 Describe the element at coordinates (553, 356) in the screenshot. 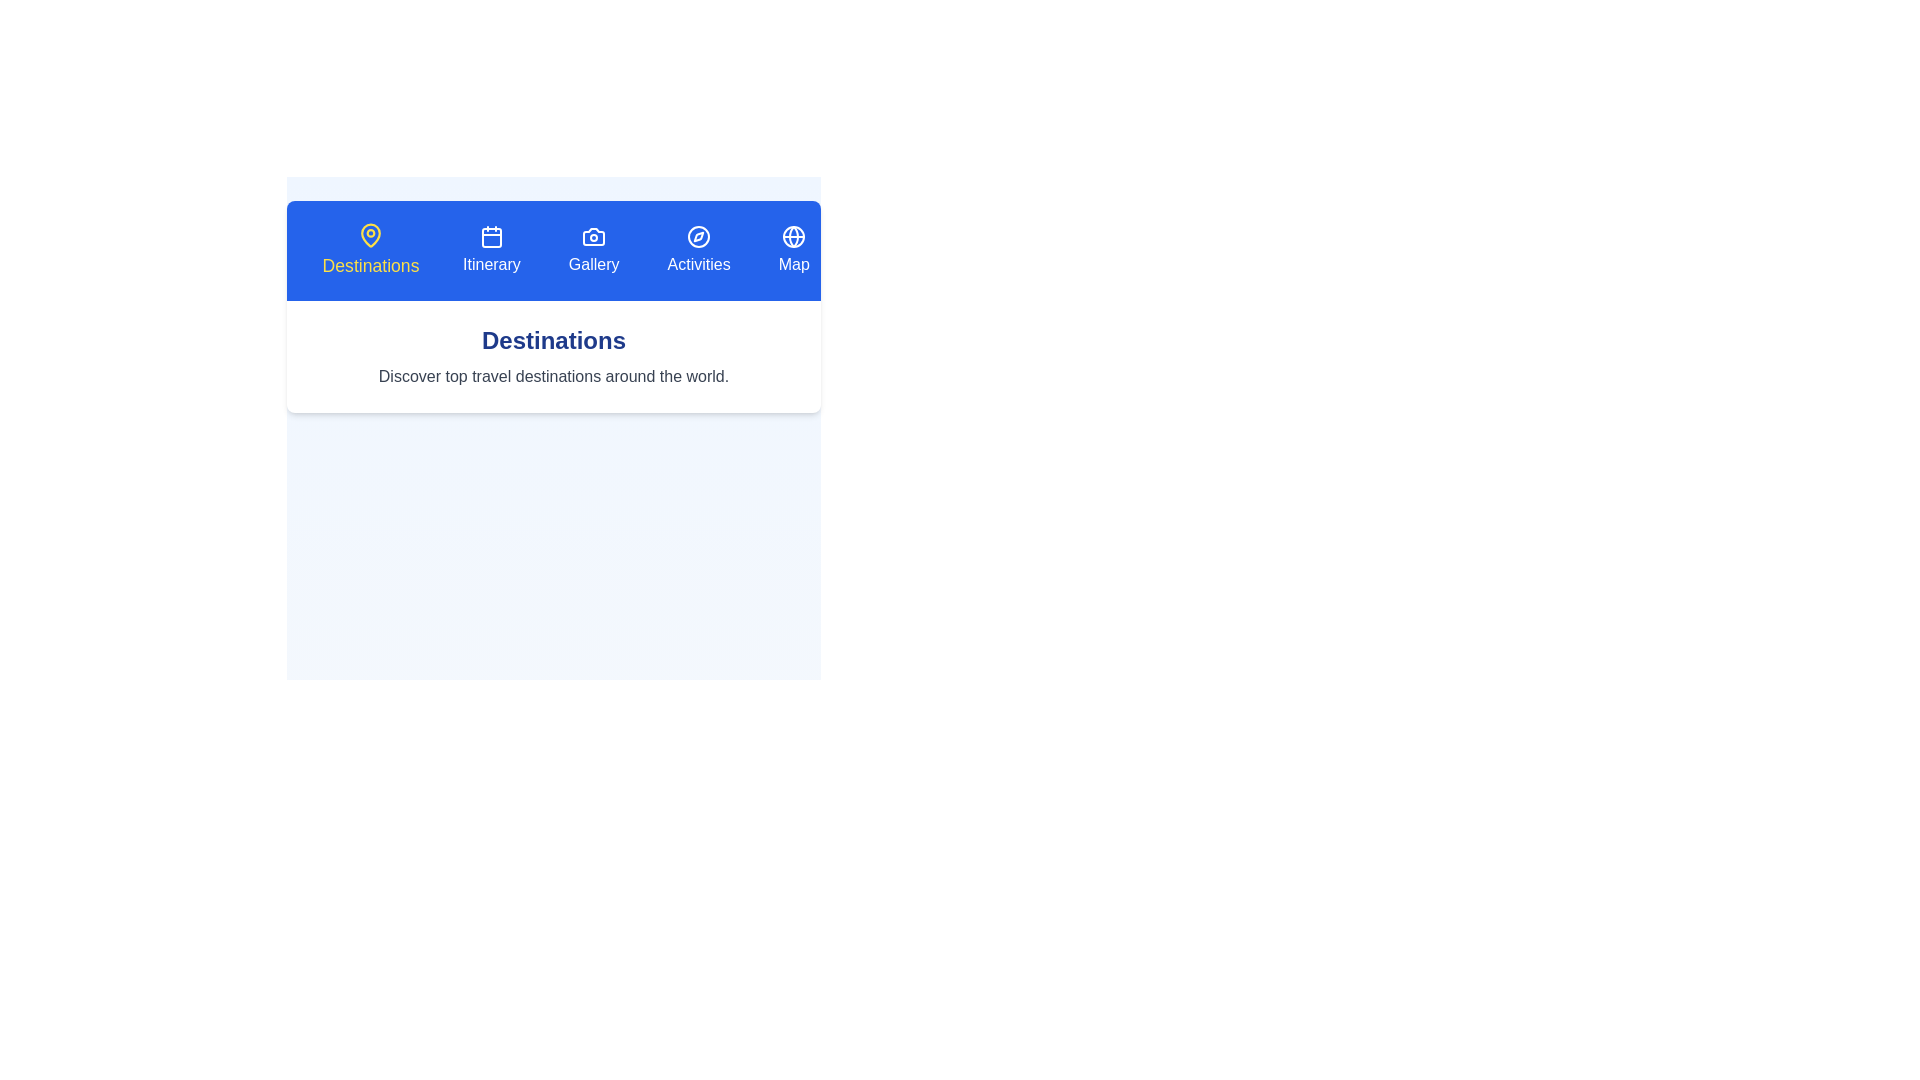

I see `text block labeled 'Destinations' prominently displayed in a bold, blue font, with a smaller gray text below describing travel destinations` at that location.